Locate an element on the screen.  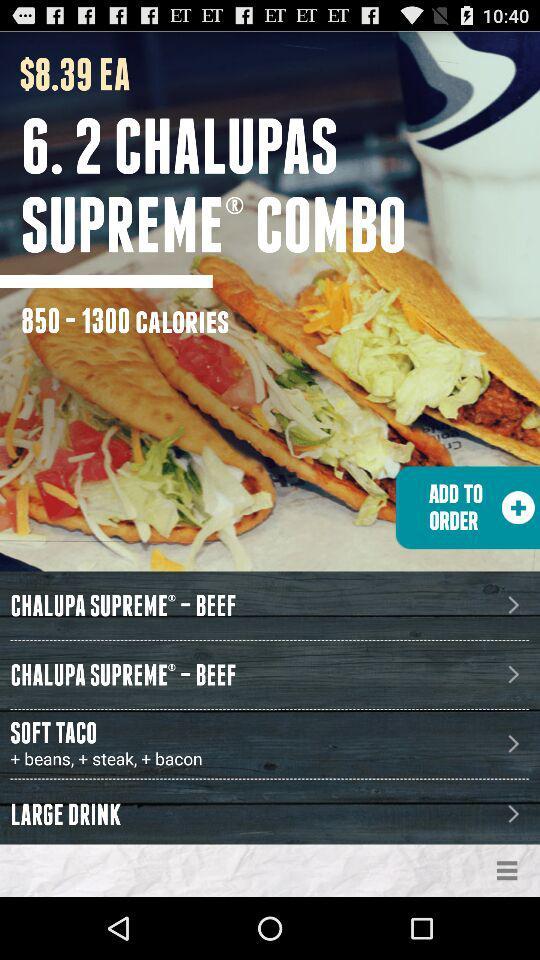
the 6 2 chalupas icon is located at coordinates (279, 185).